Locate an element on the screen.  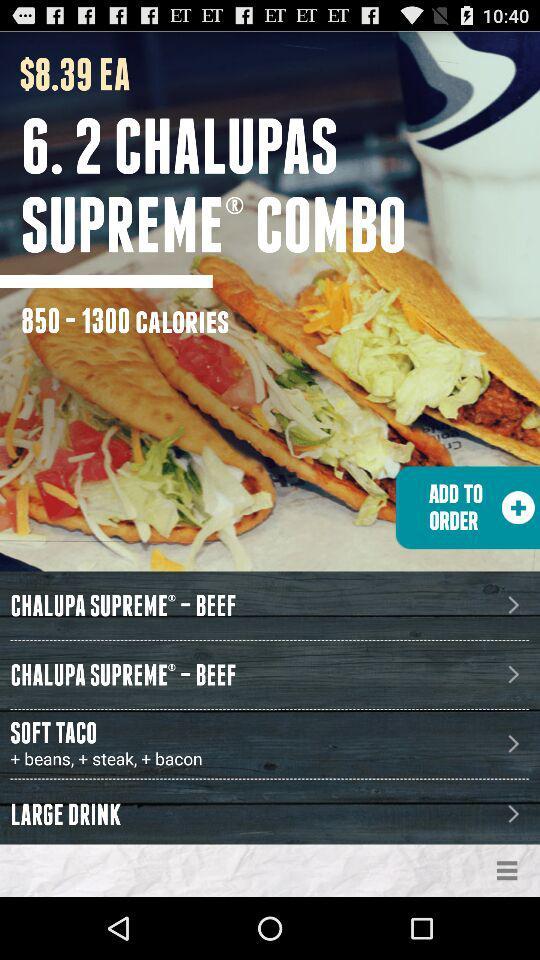
the 6 2 chalupas icon is located at coordinates (279, 185).